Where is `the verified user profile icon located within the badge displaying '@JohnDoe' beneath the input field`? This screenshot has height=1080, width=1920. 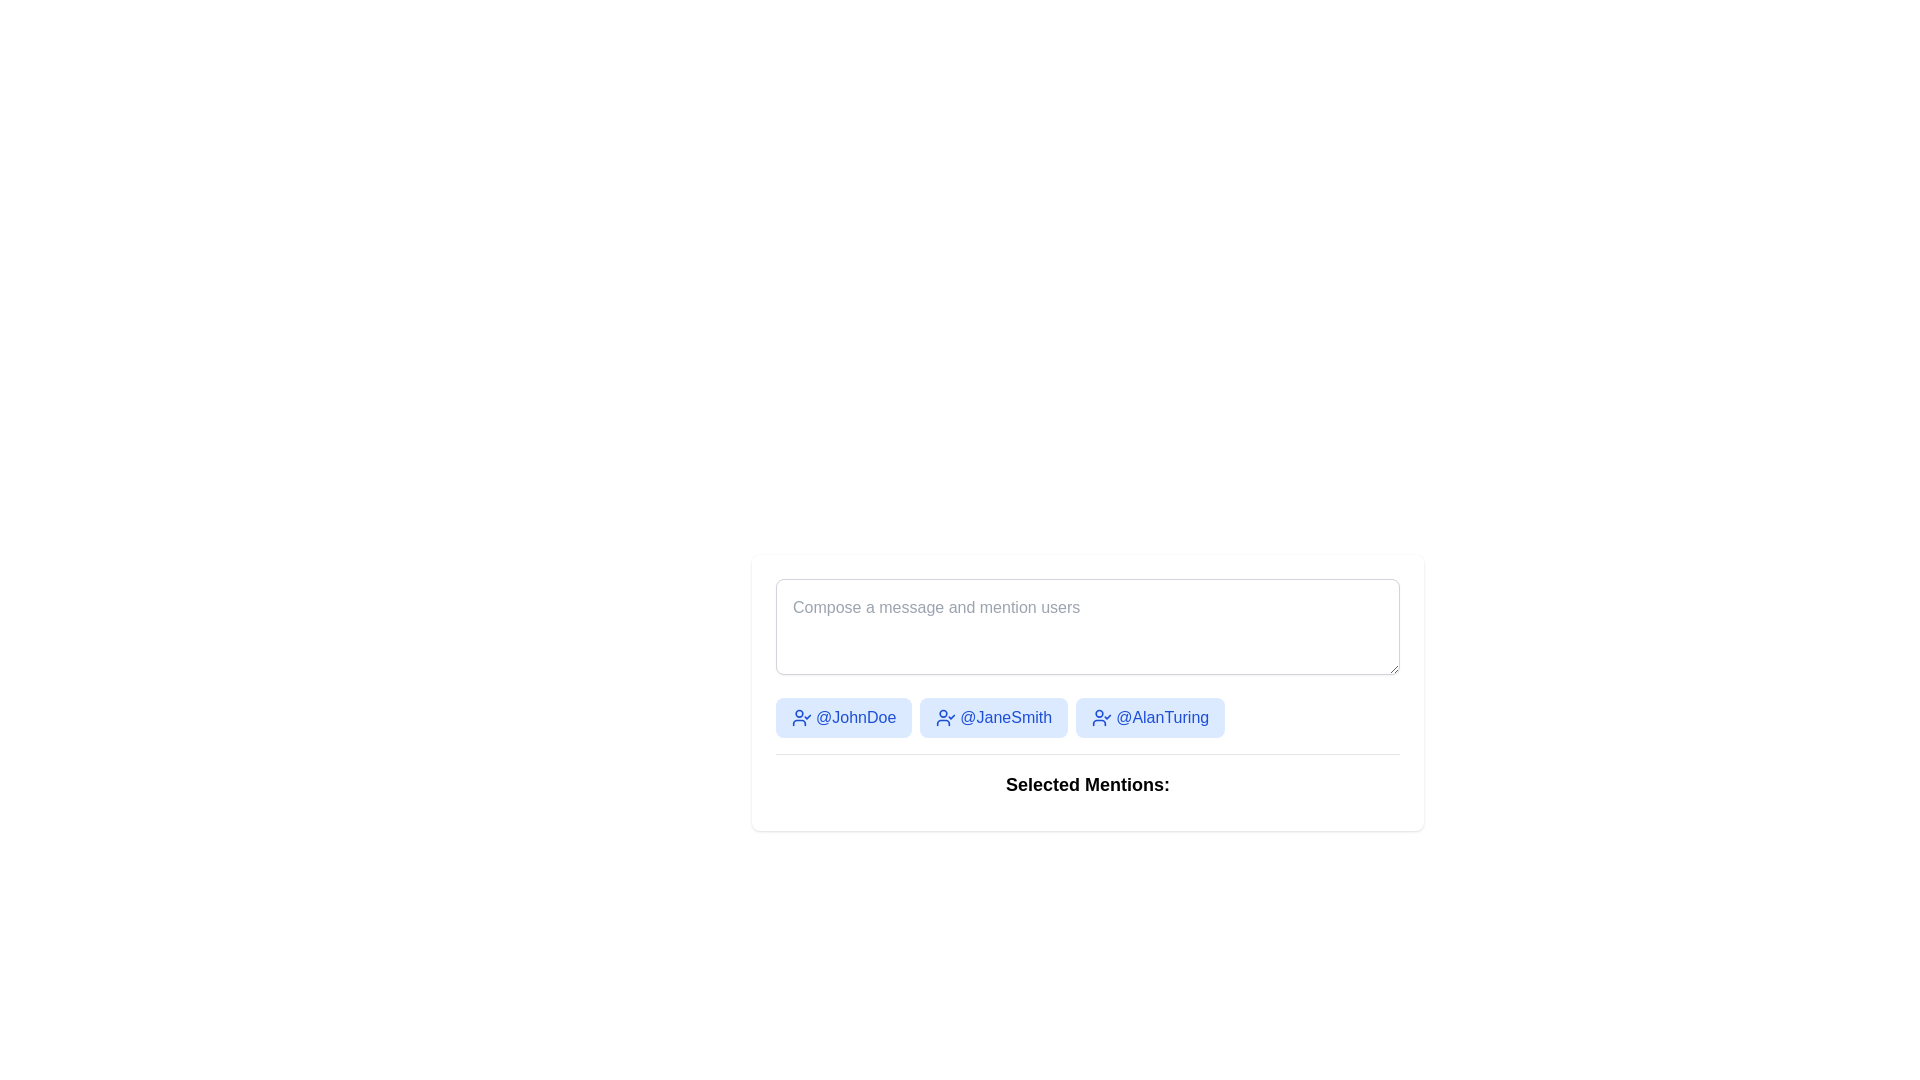
the verified user profile icon located within the badge displaying '@JohnDoe' beneath the input field is located at coordinates (801, 716).